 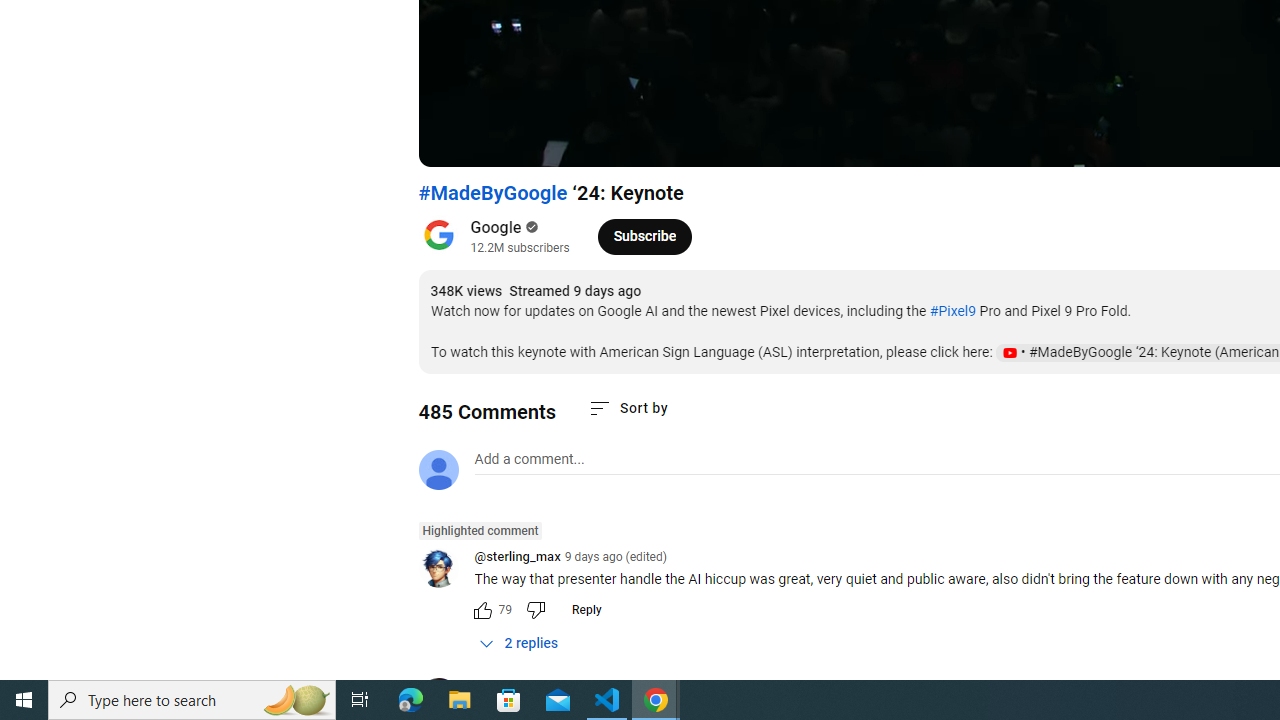 I want to click on 'Subscribe to Google.', so click(x=644, y=235).